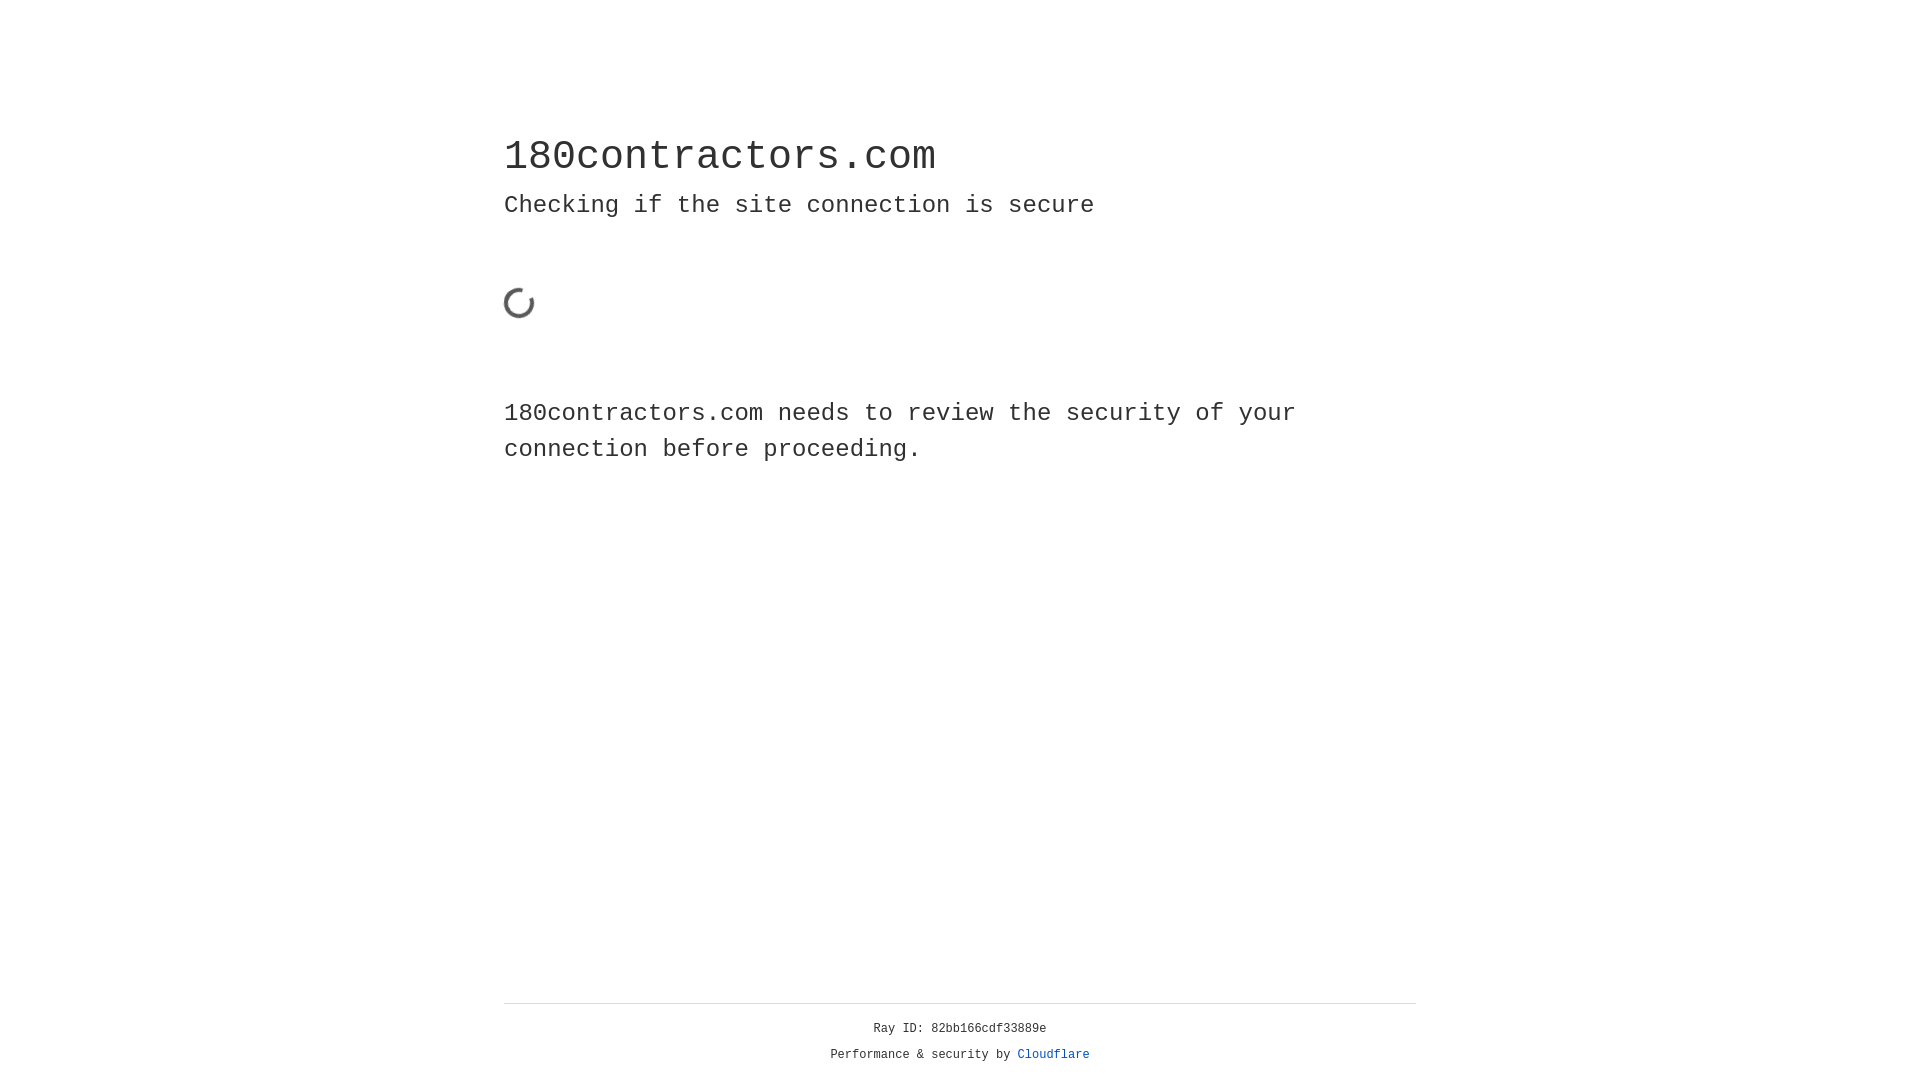  I want to click on 'Cloudflare', so click(1017, 1054).